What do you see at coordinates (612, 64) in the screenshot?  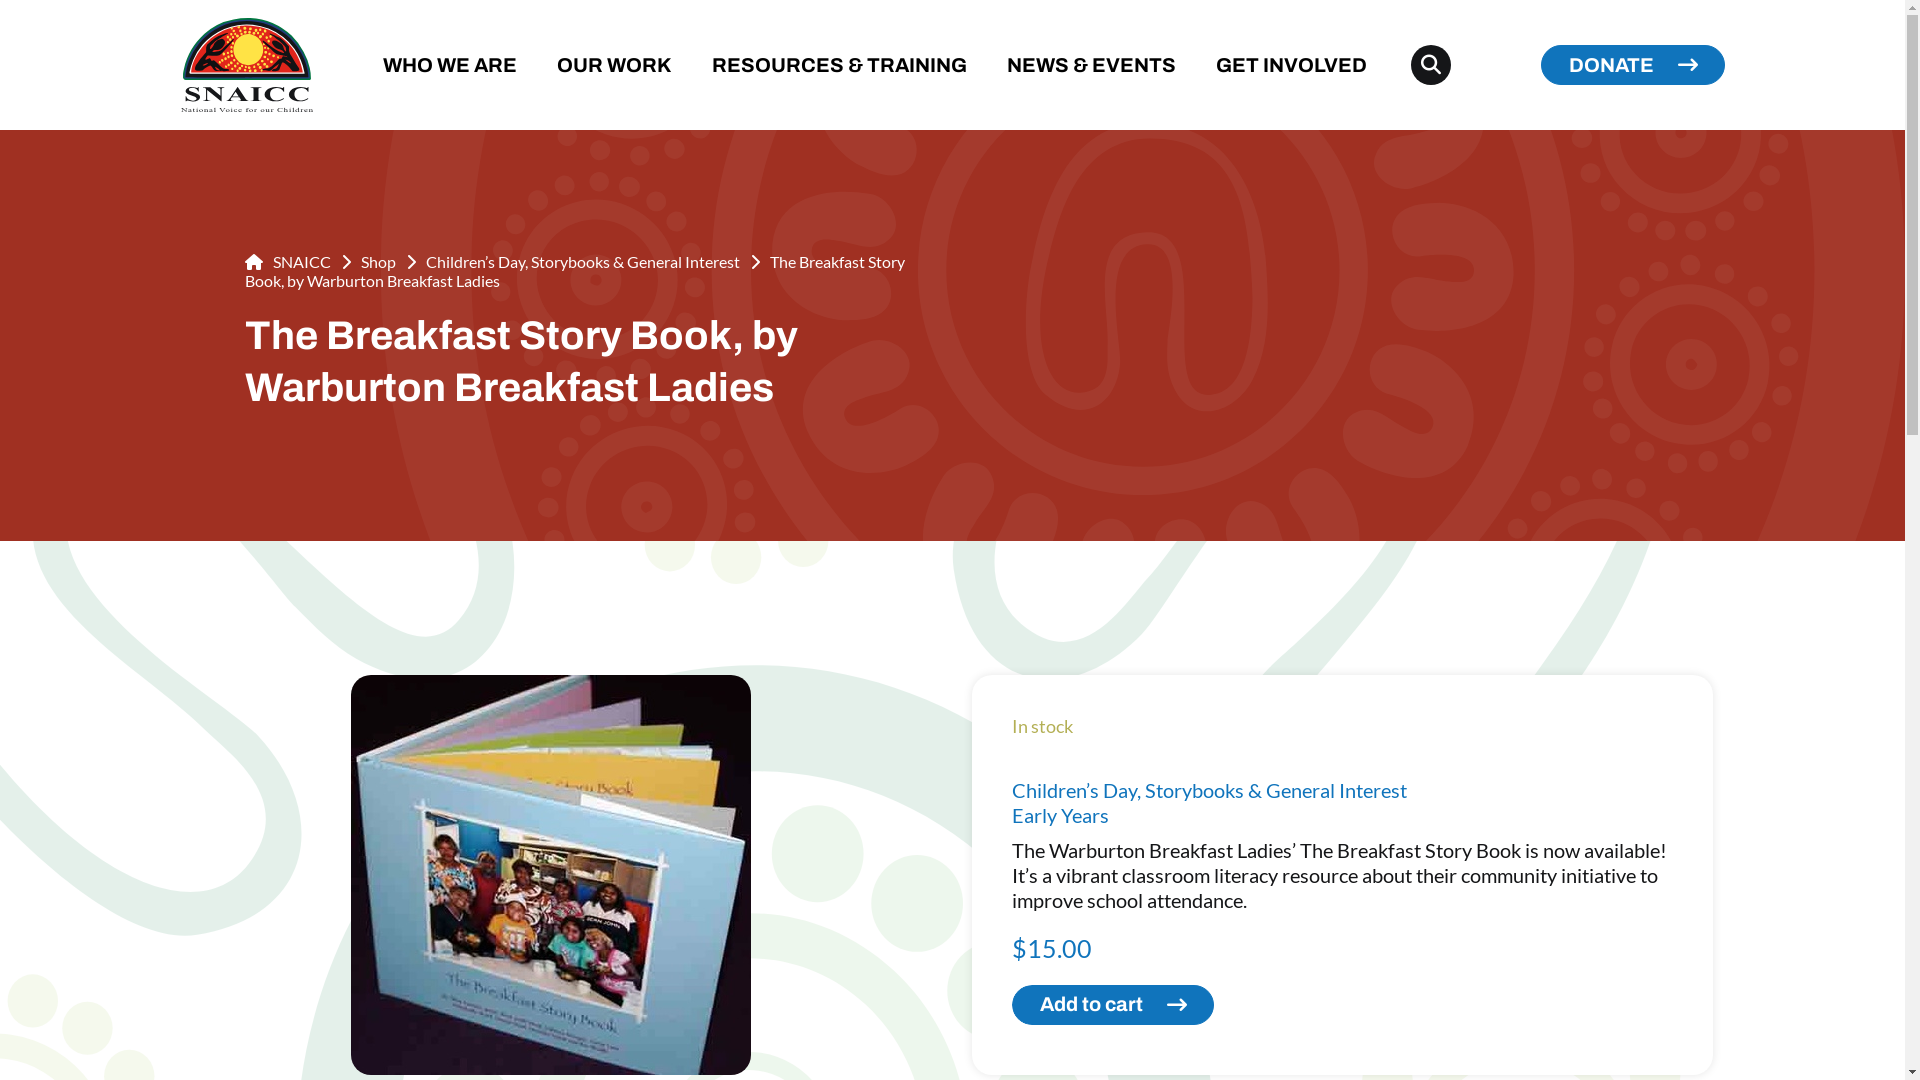 I see `'OUR WORK'` at bounding box center [612, 64].